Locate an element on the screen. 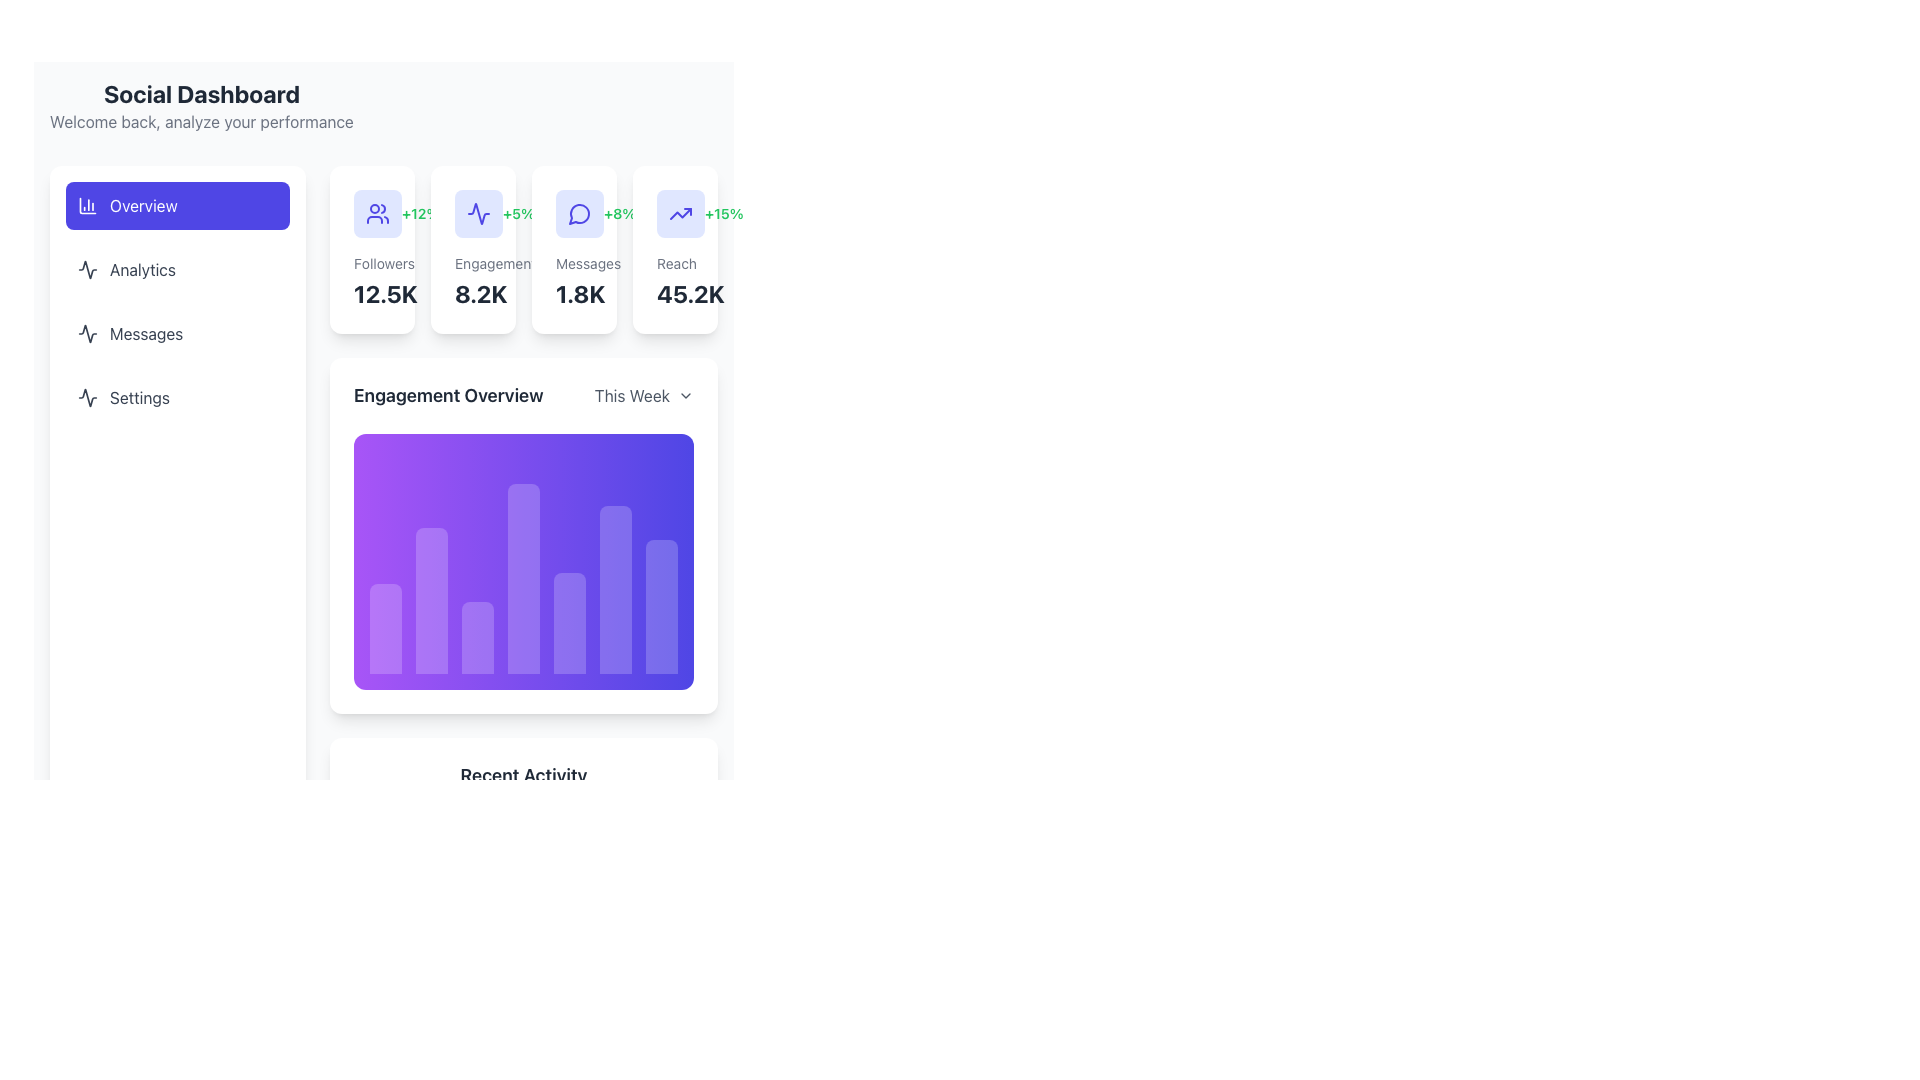  the fifth vertical graph bar in the 'Engagement Overview' section is located at coordinates (569, 622).